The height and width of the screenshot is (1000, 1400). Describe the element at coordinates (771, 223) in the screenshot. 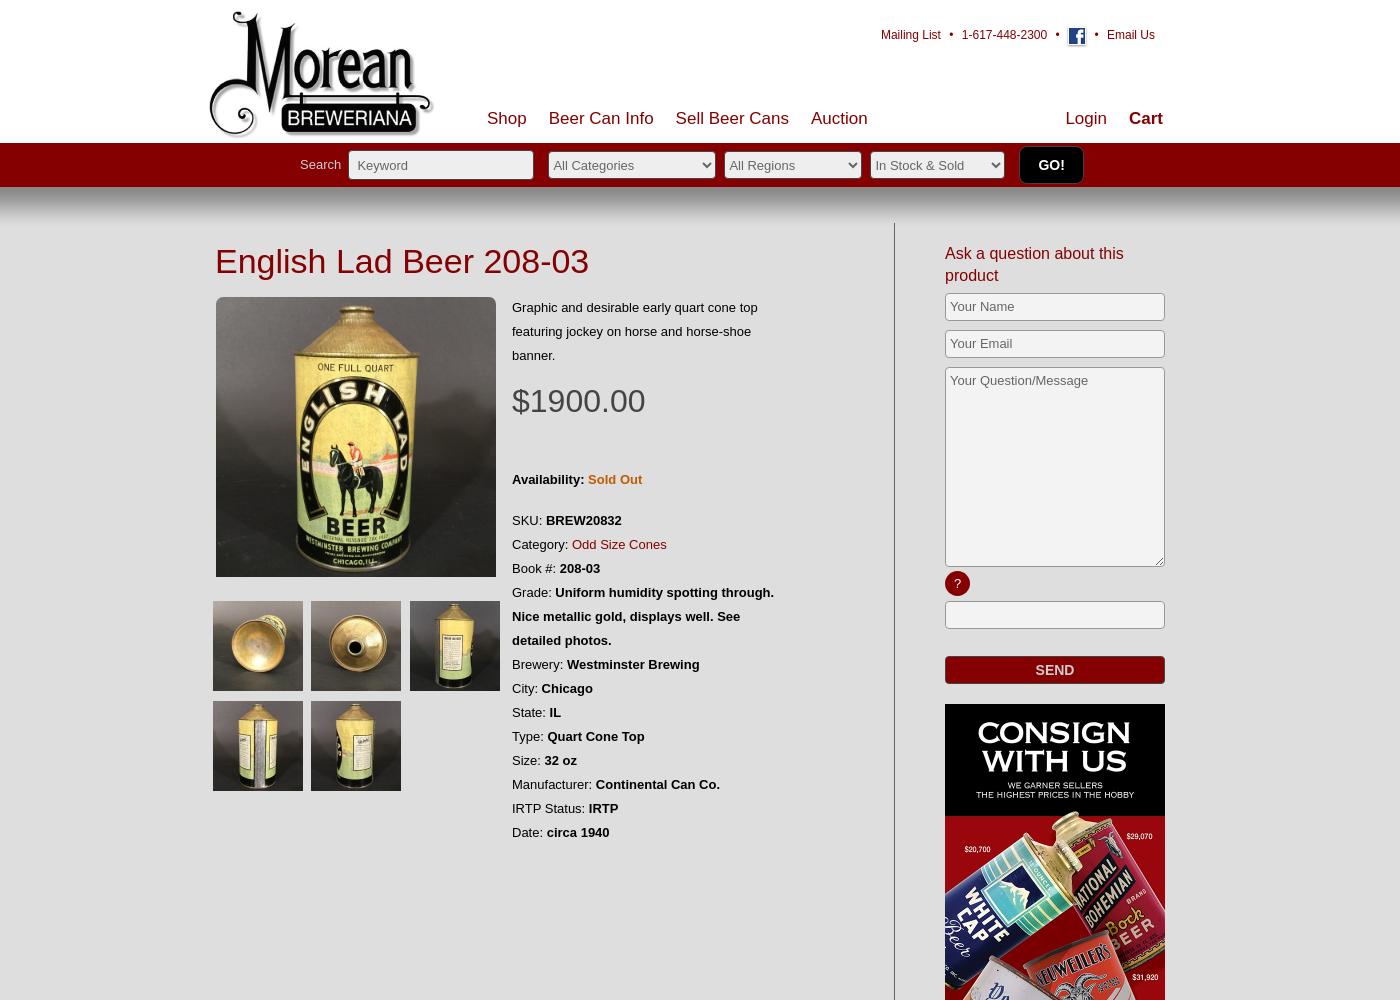

I see `'Beer Can Books'` at that location.